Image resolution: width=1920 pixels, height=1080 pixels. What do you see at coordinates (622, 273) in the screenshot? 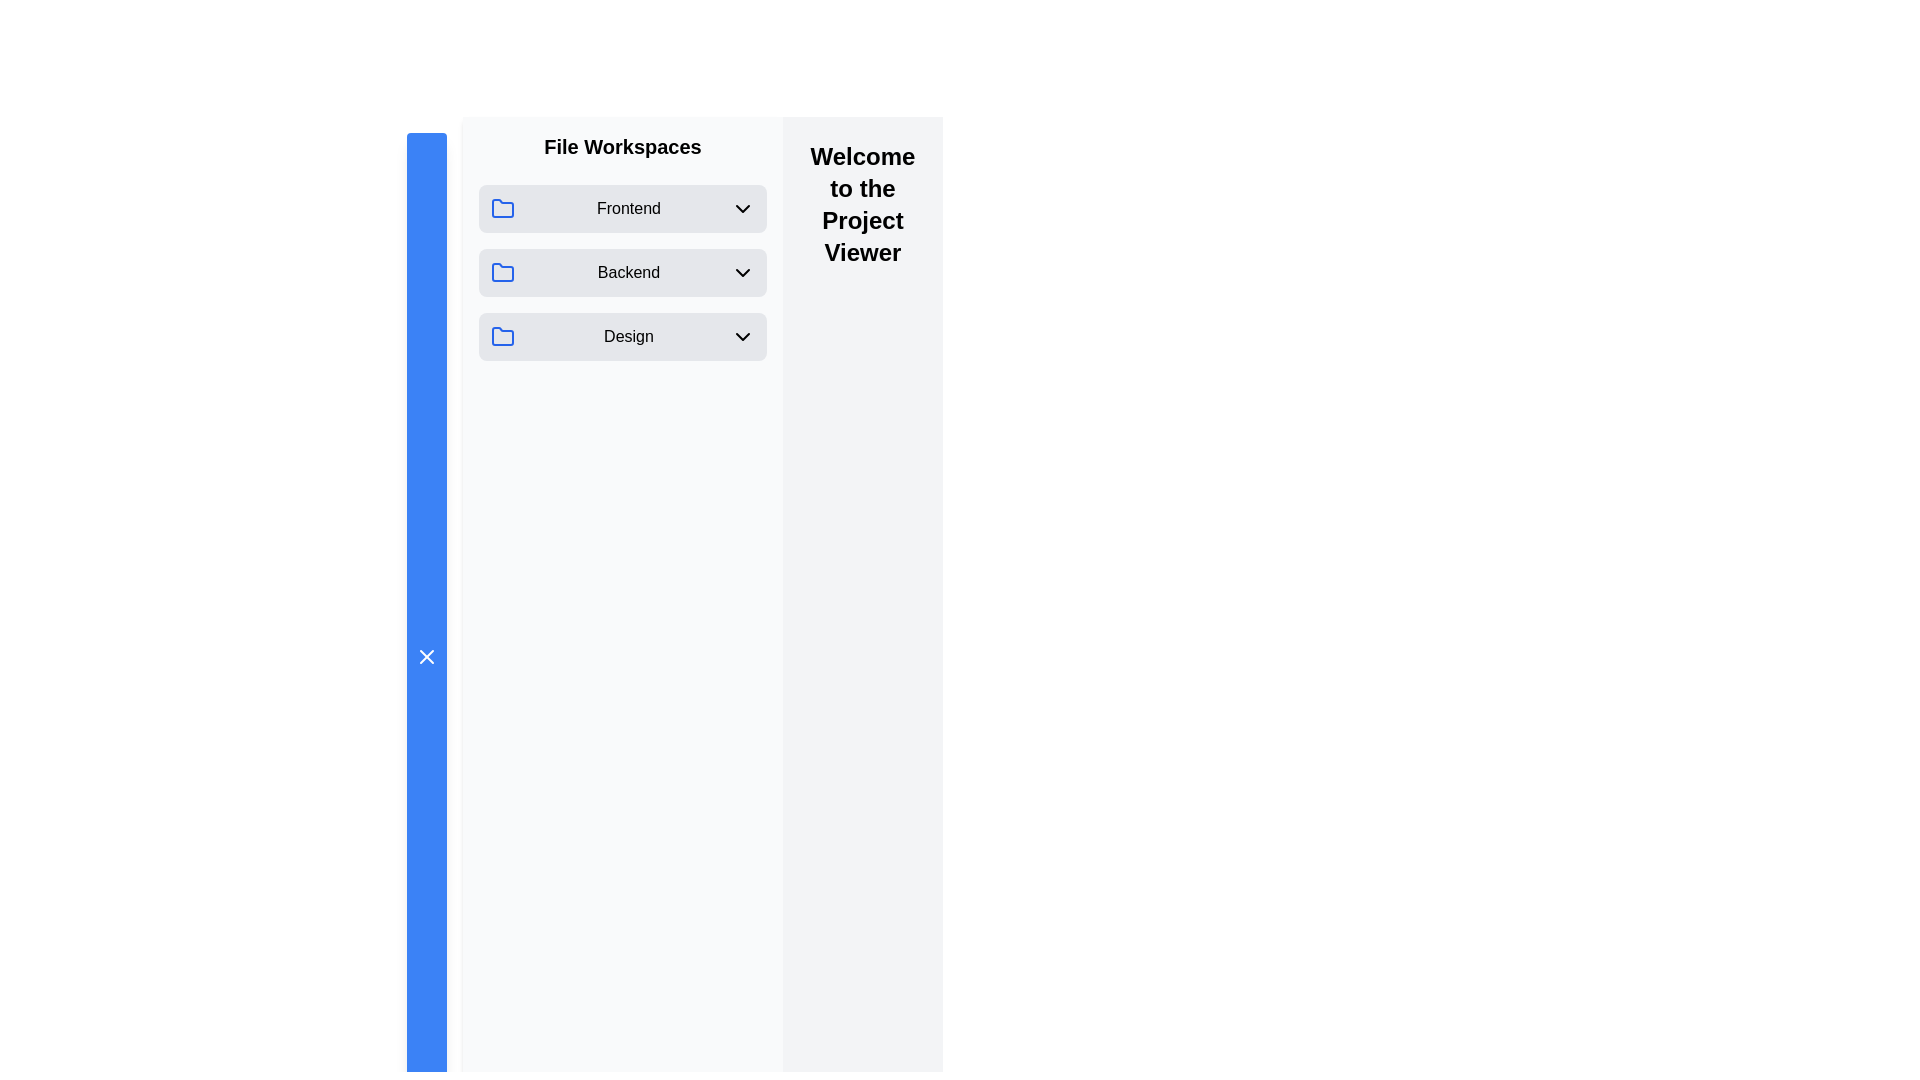
I see `the folder icon of the second list item labeled 'Backend' under the 'File Workspaces' header` at bounding box center [622, 273].